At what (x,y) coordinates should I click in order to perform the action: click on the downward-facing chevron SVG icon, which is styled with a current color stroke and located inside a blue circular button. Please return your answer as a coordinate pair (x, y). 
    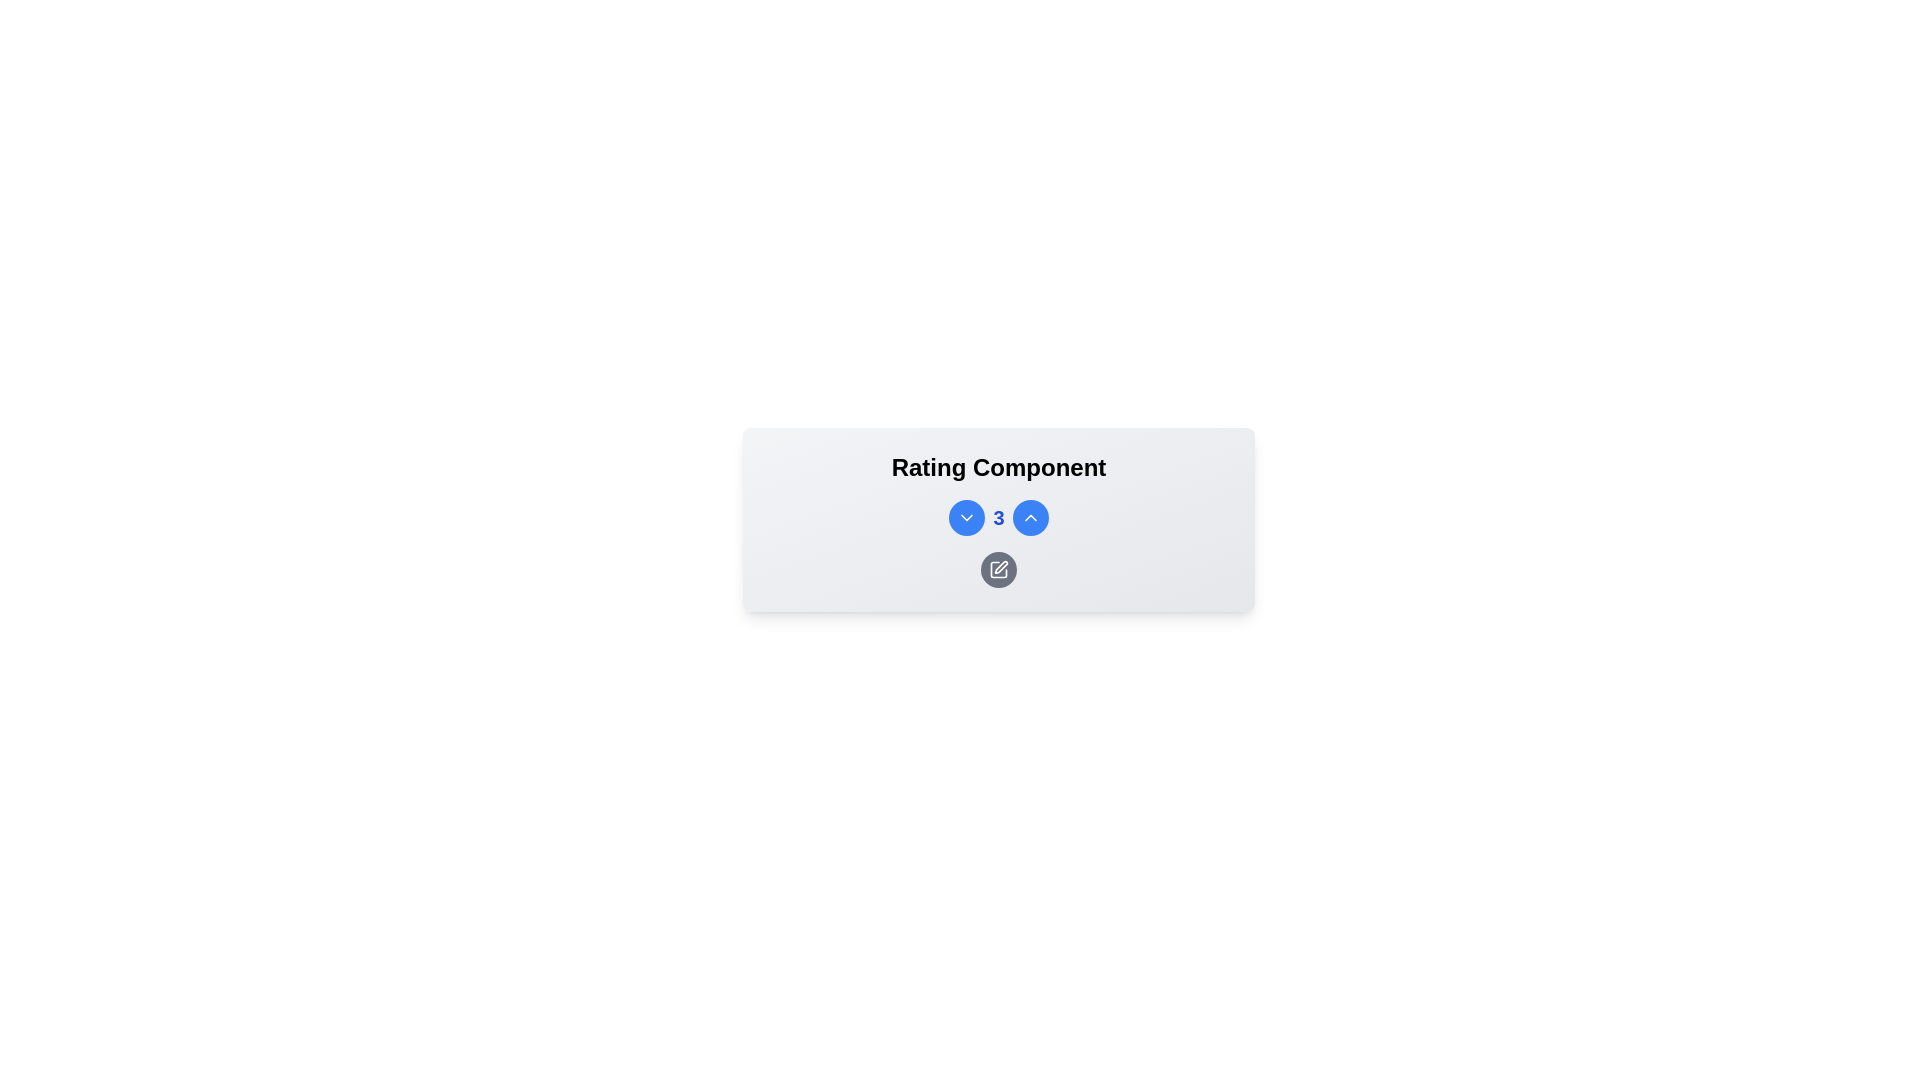
    Looking at the image, I should click on (967, 516).